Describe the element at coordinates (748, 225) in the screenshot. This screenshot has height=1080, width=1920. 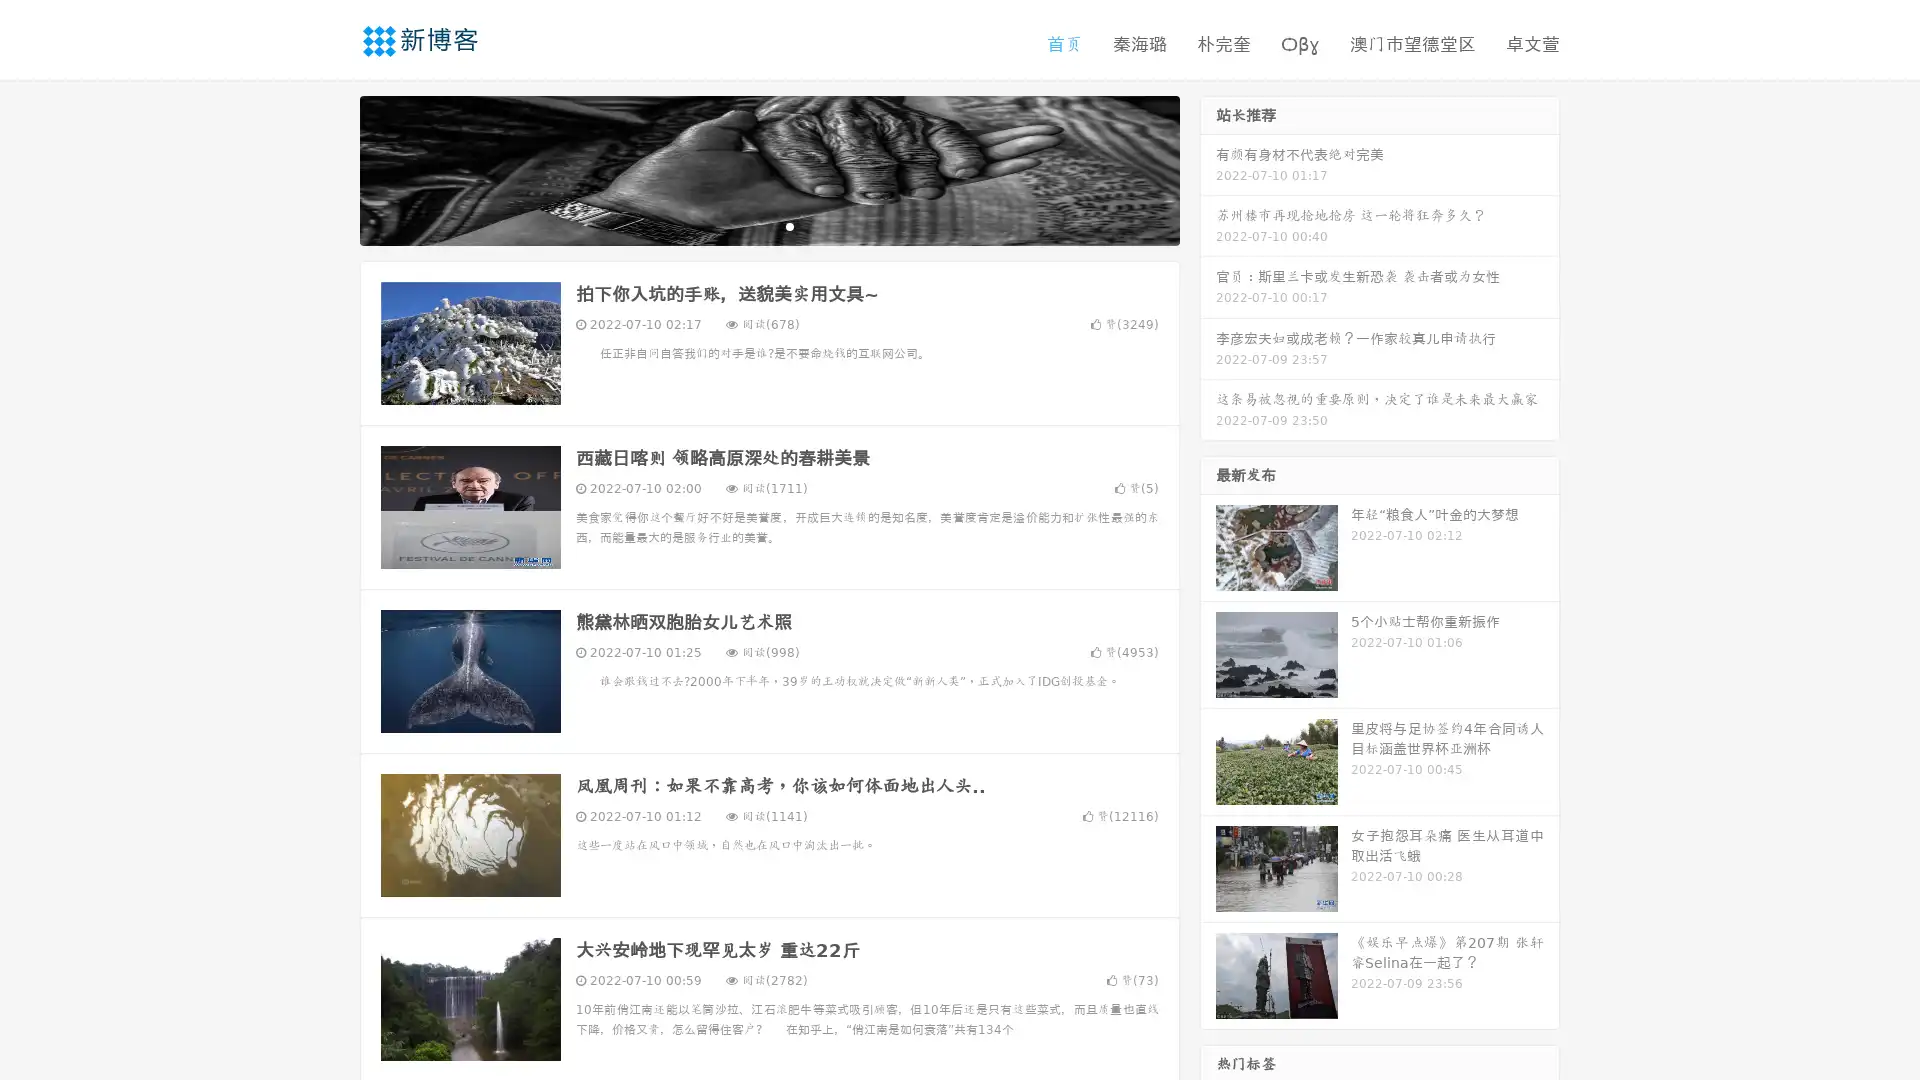
I see `Go to slide 1` at that location.